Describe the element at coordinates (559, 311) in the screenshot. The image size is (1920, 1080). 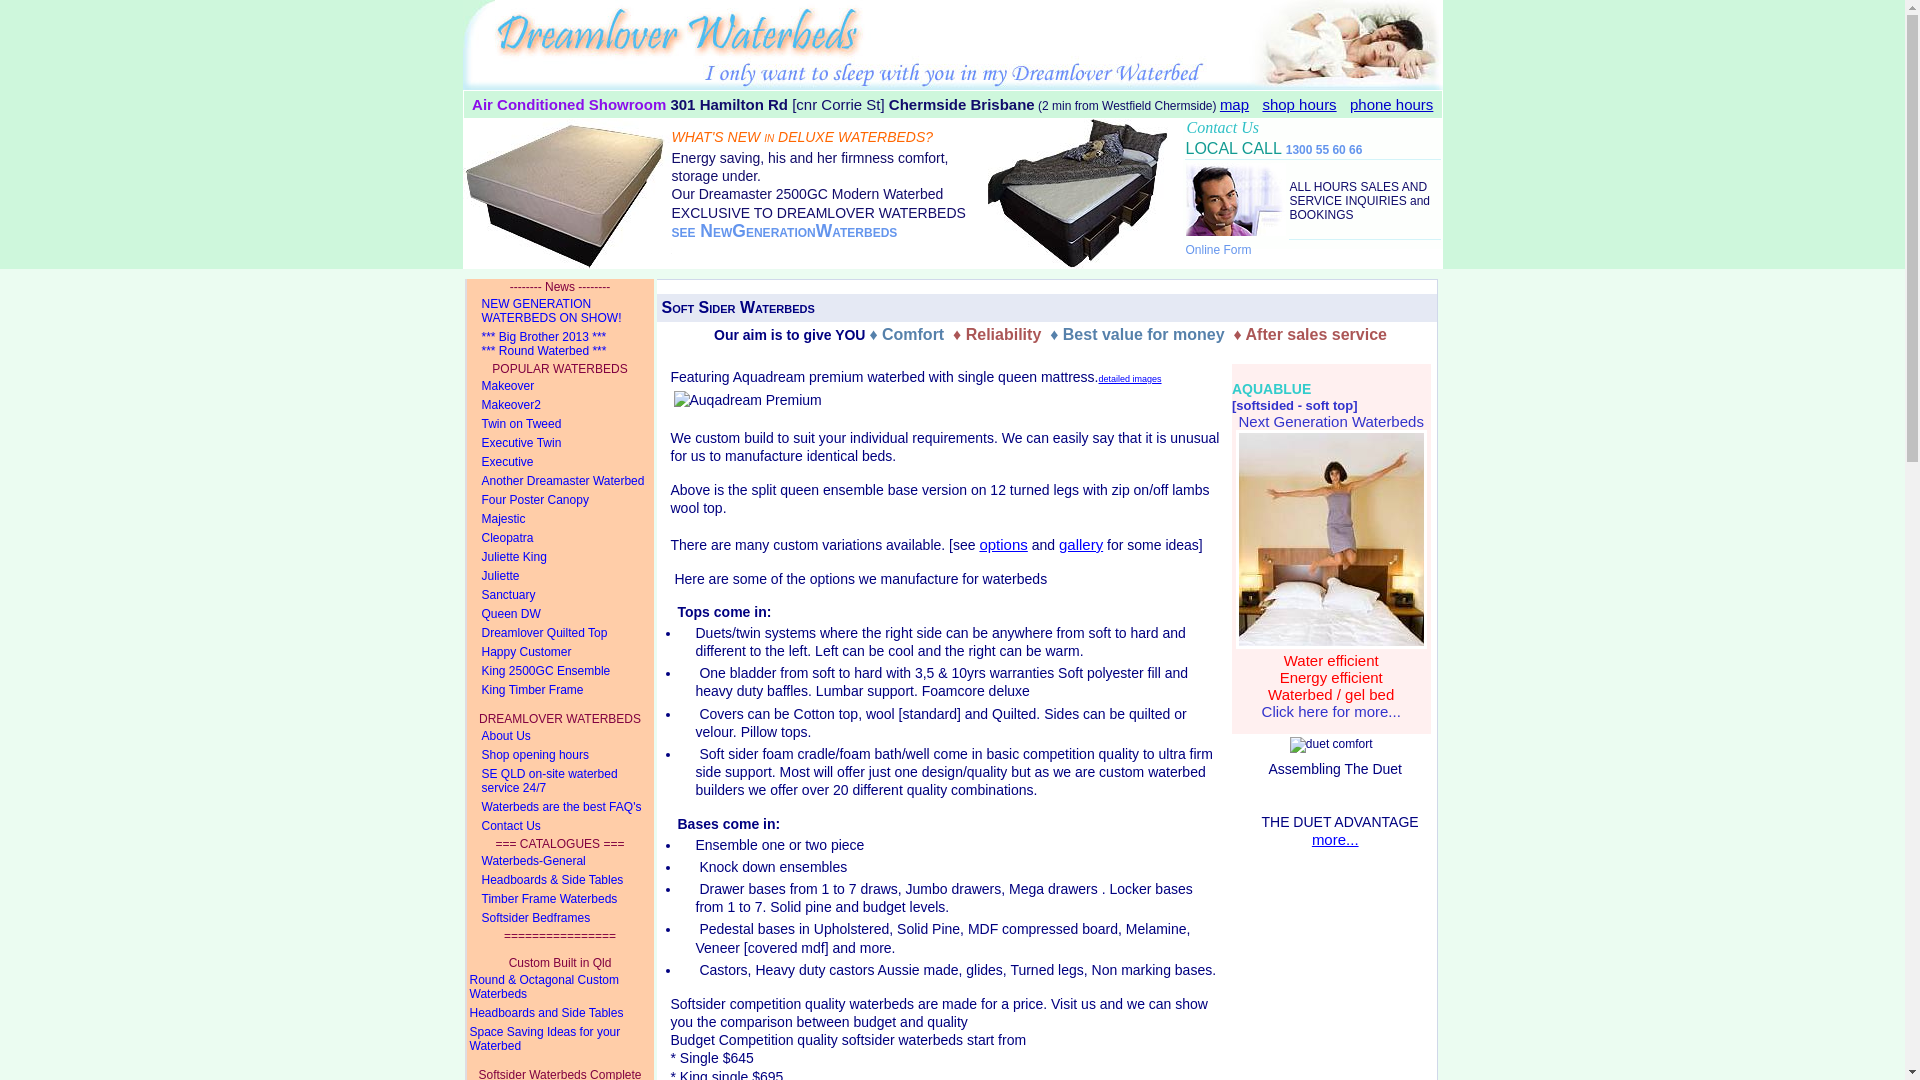
I see `'NEW GENERATION WATERBEDS ON SHOW!'` at that location.